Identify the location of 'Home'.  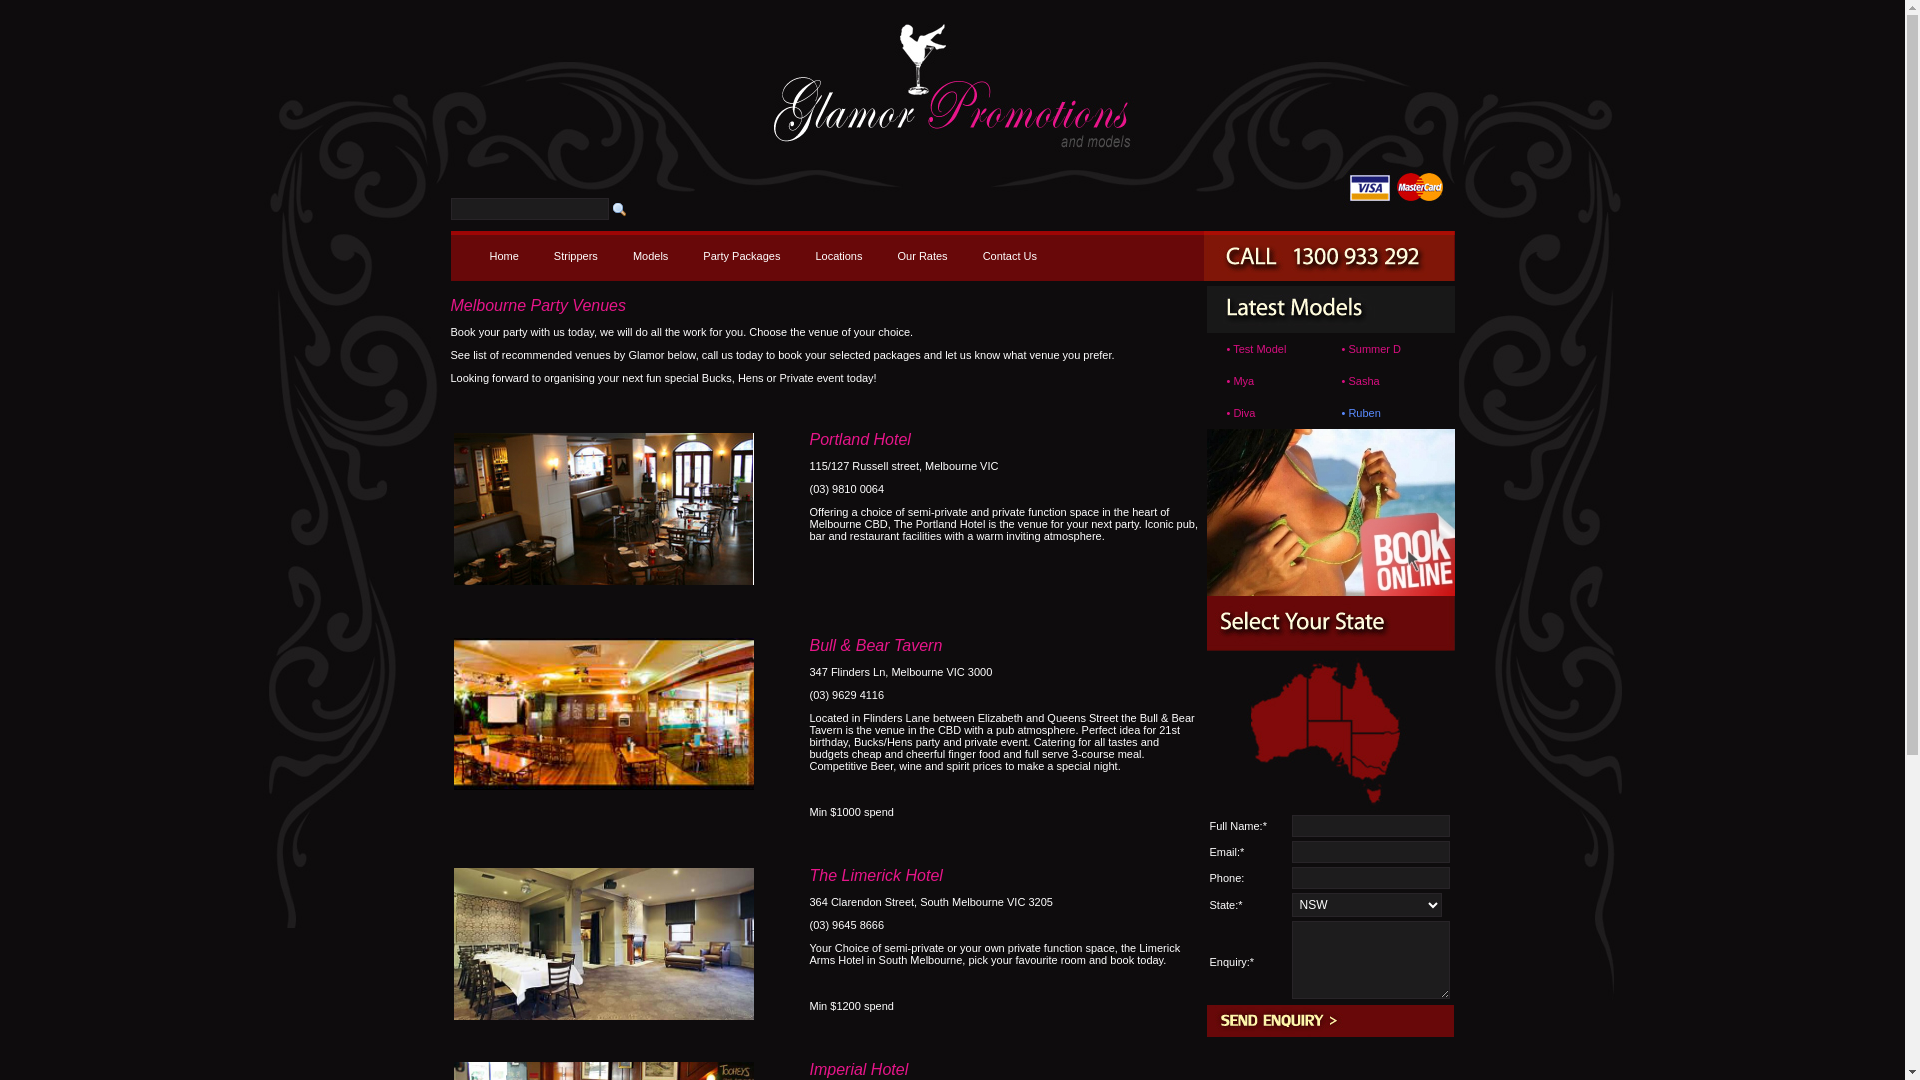
(503, 254).